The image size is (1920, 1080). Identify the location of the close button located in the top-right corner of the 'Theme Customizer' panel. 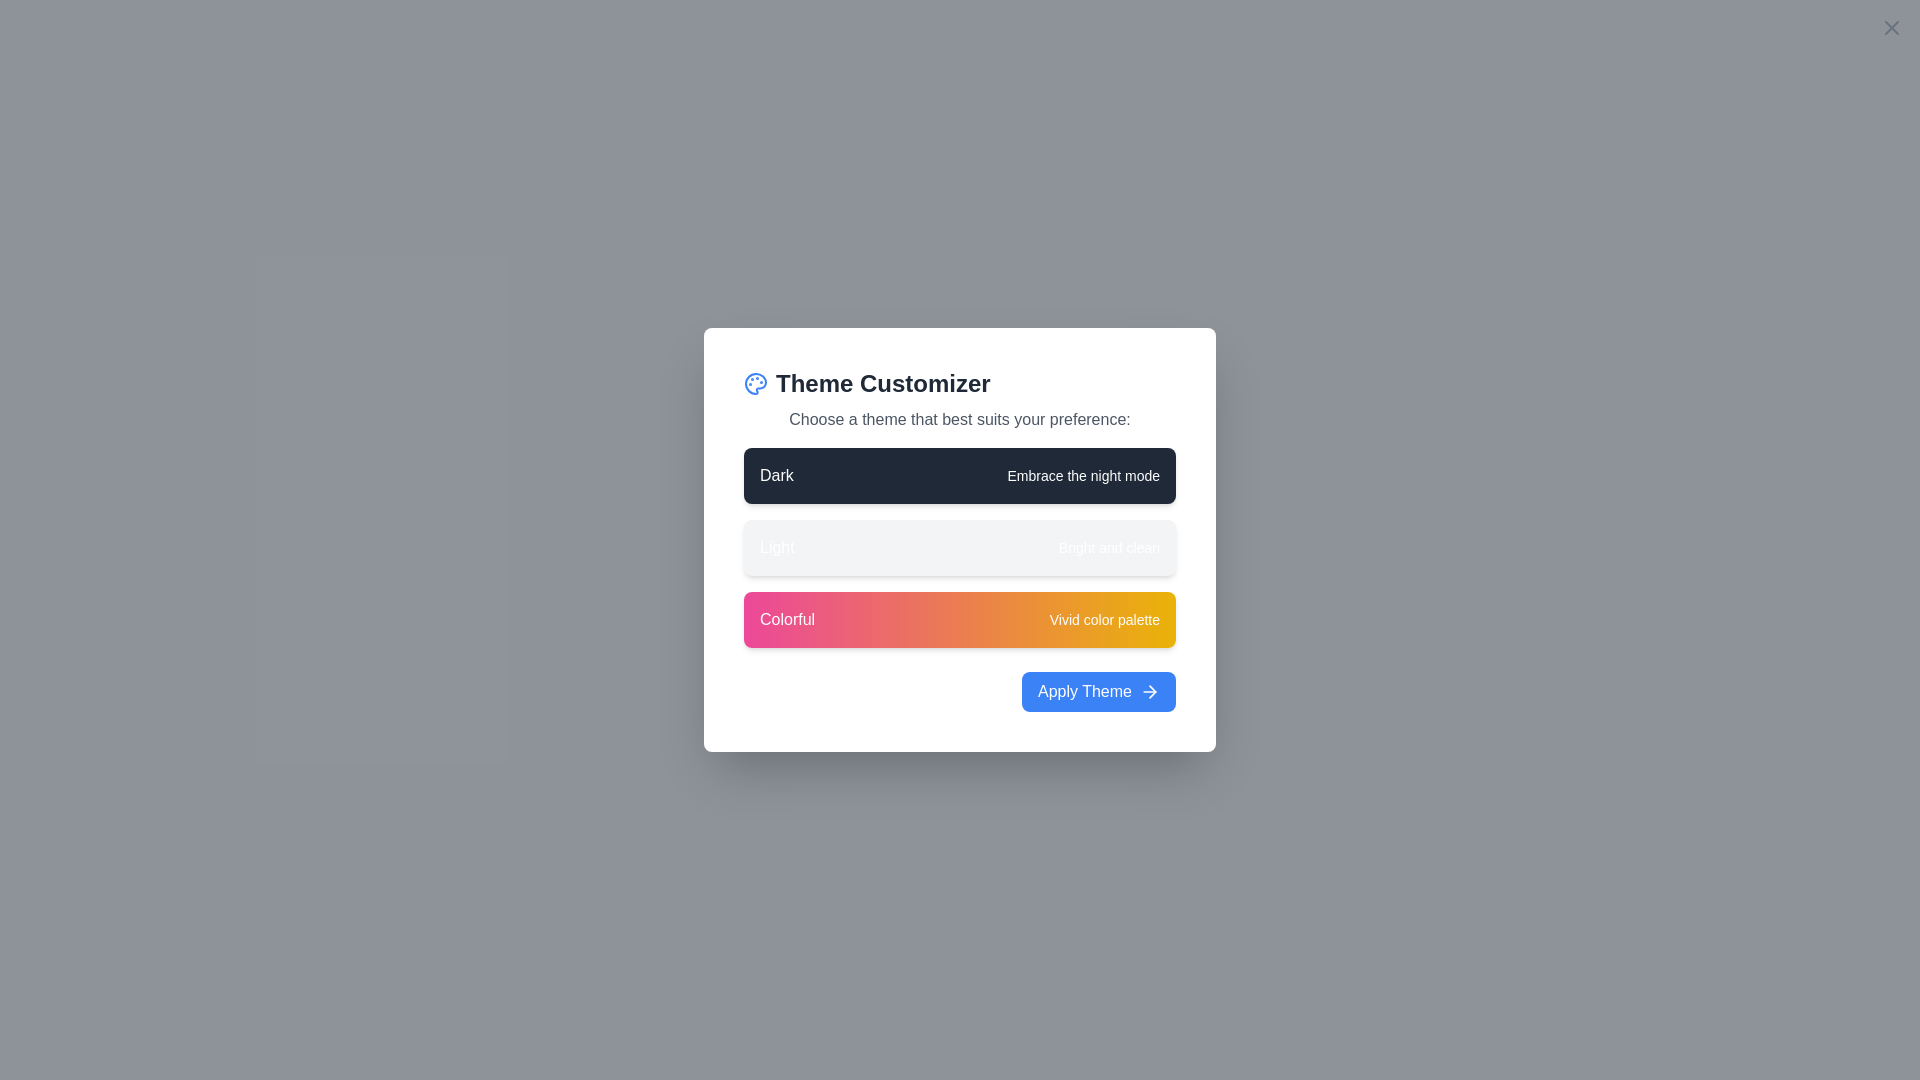
(1890, 27).